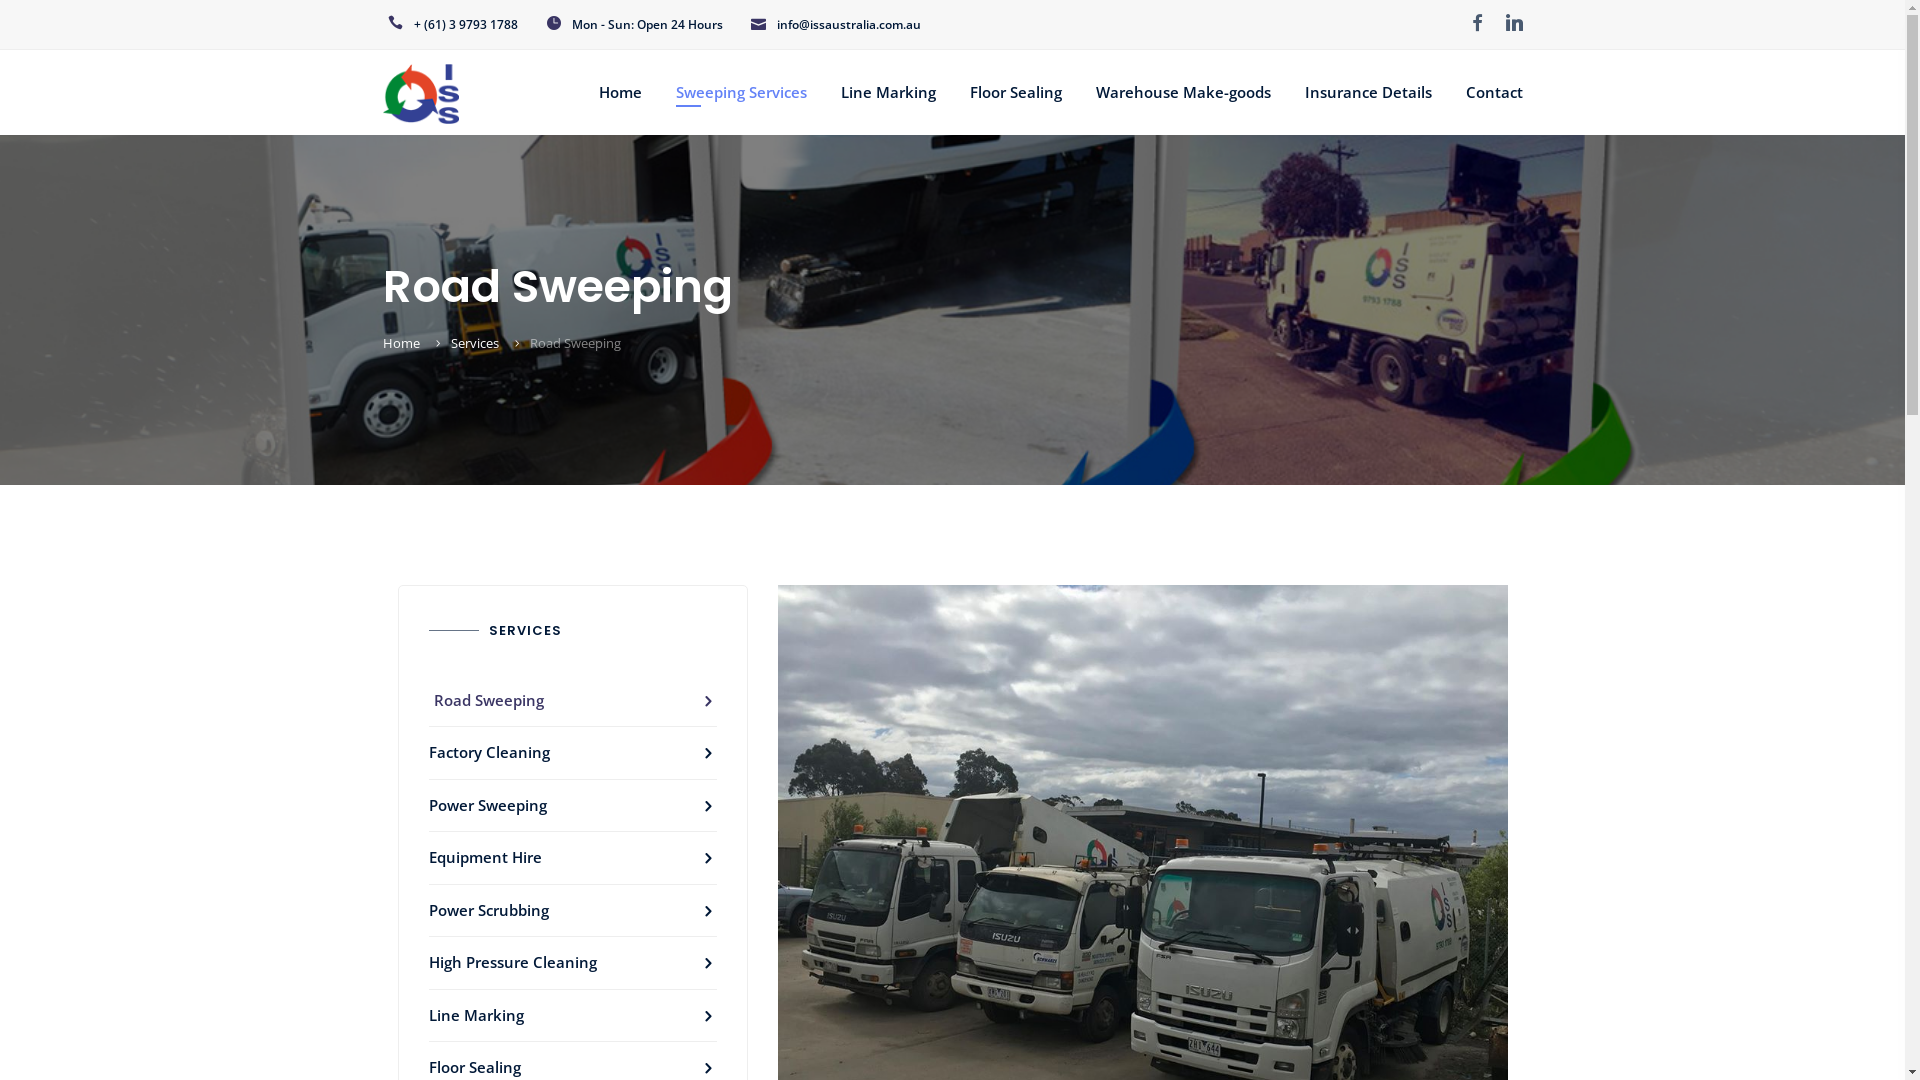  What do you see at coordinates (1494, 92) in the screenshot?
I see `'Contact'` at bounding box center [1494, 92].